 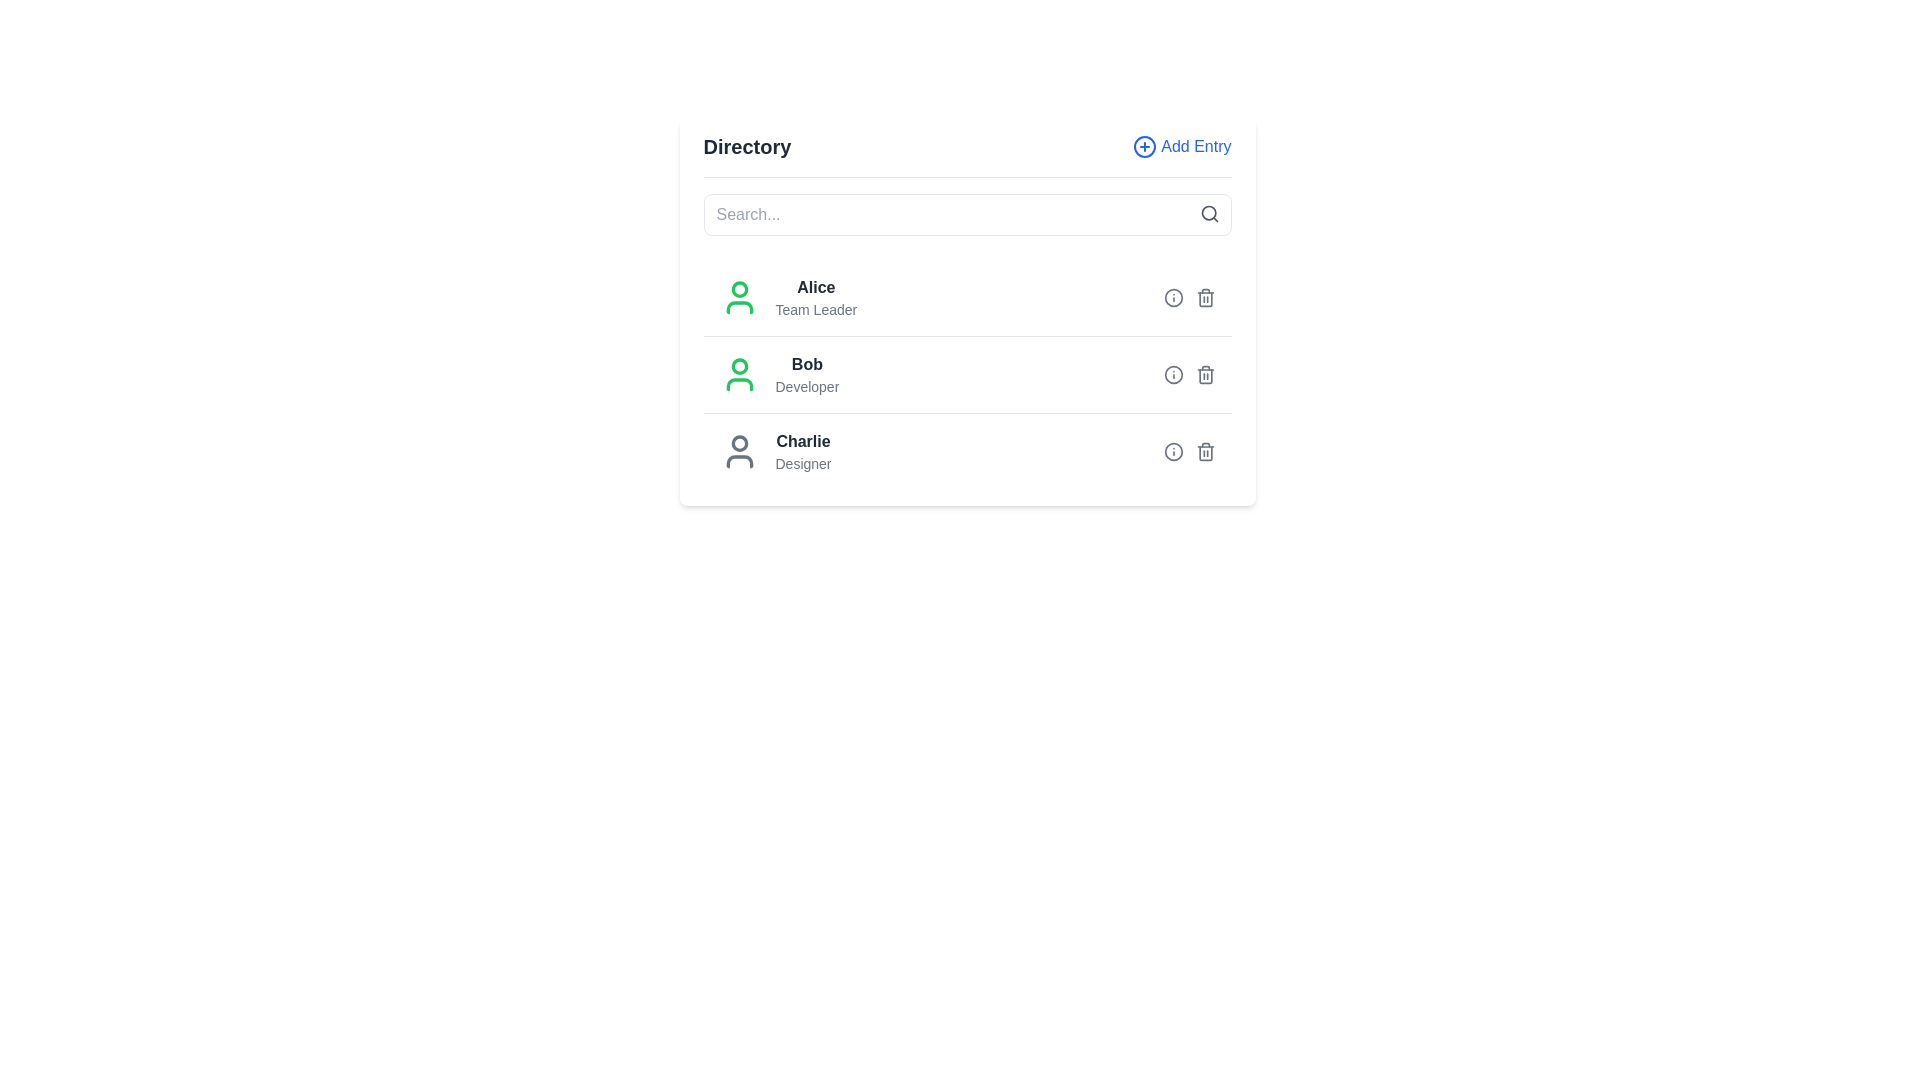 What do you see at coordinates (738, 442) in the screenshot?
I see `the circular graphic element within the user avatar icon located to the left of 'Charlie' in the 'Directory' section` at bounding box center [738, 442].